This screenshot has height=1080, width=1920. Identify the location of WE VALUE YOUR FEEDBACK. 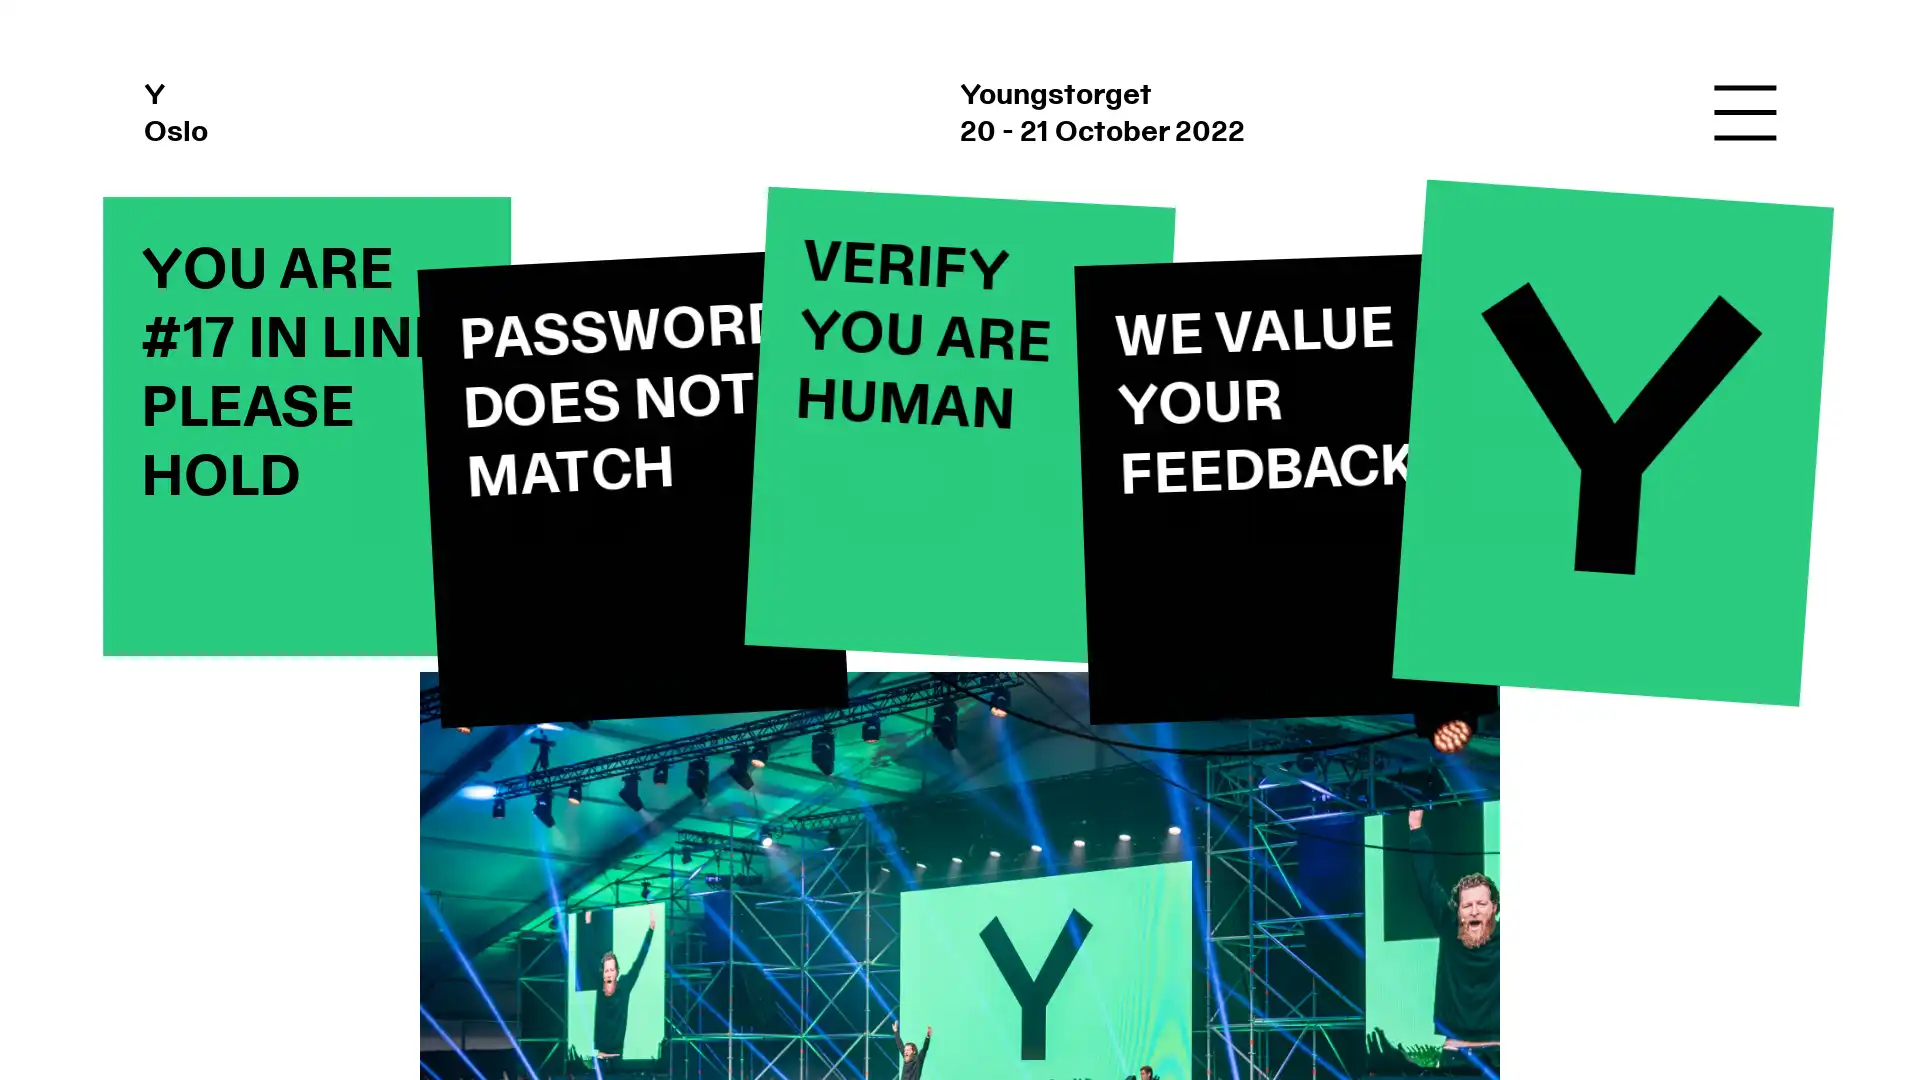
(1286, 487).